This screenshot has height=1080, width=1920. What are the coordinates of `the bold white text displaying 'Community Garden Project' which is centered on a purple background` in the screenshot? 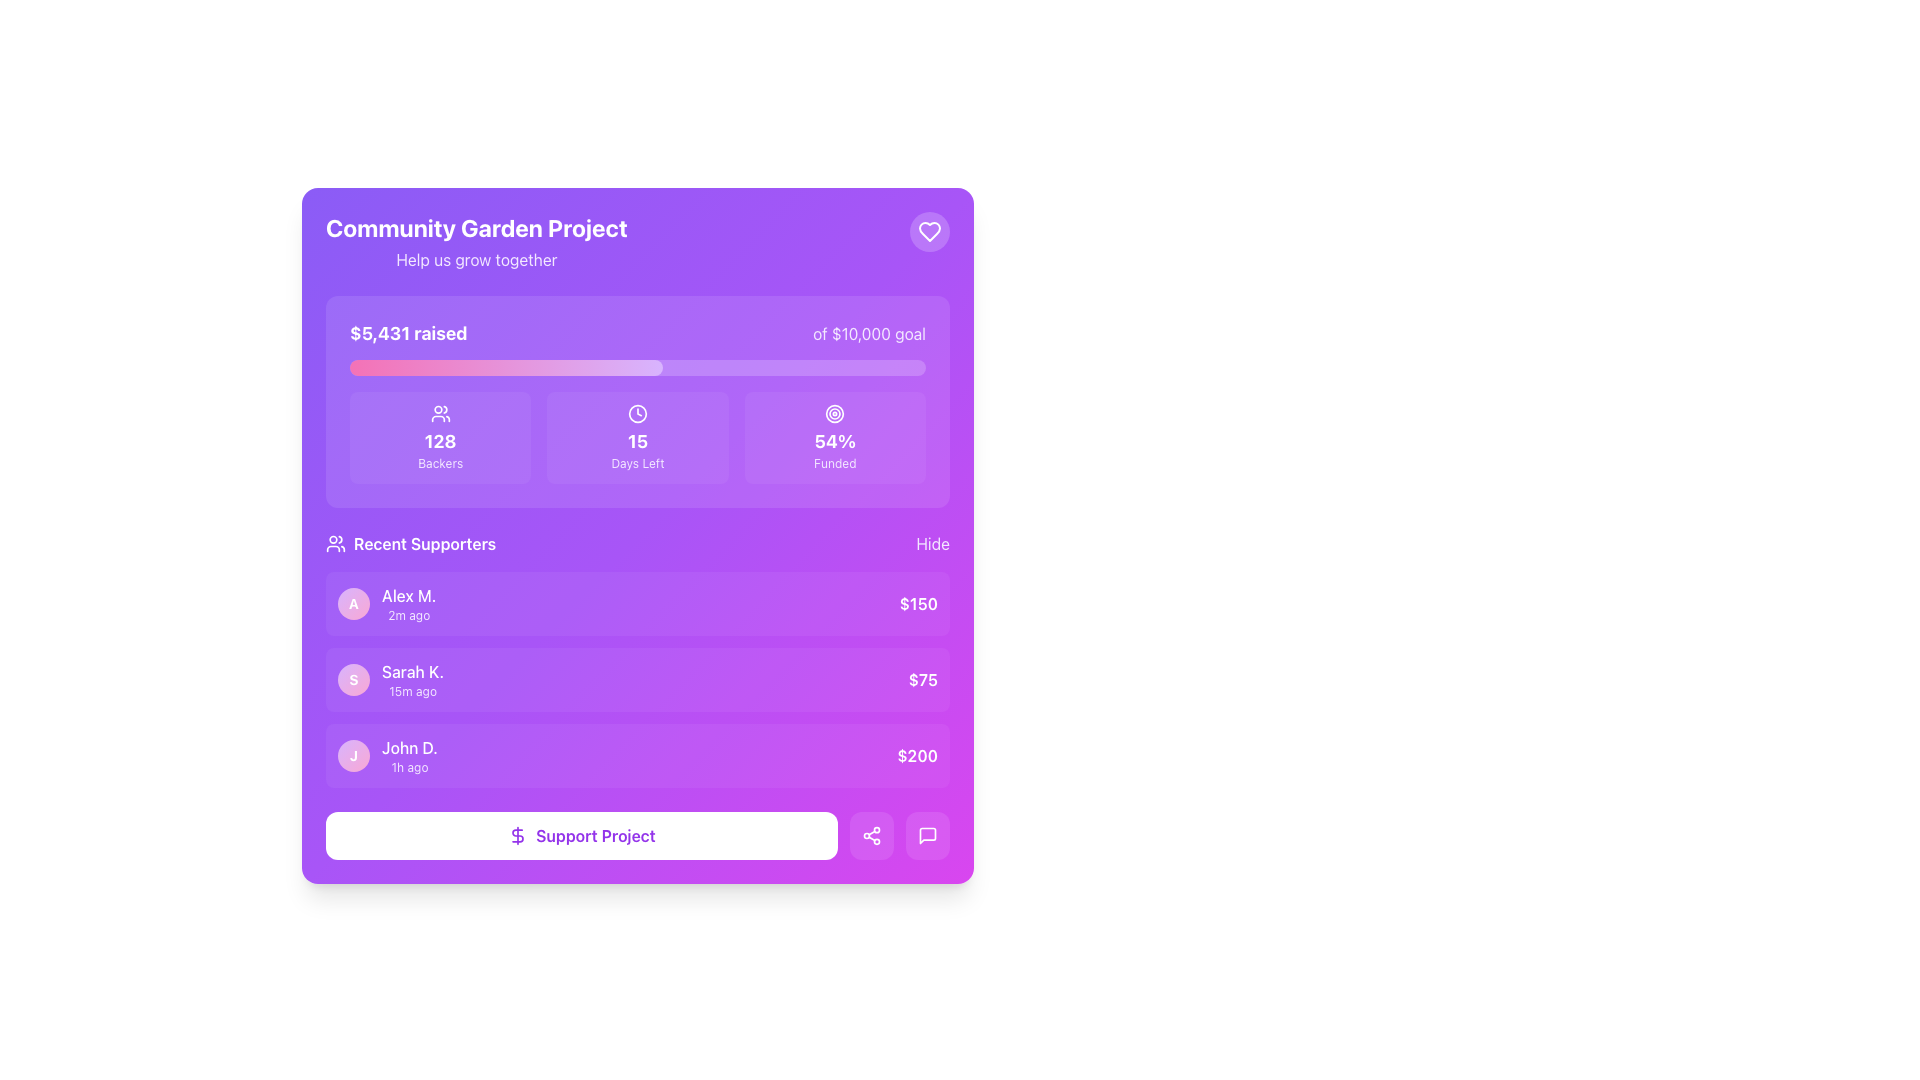 It's located at (475, 226).